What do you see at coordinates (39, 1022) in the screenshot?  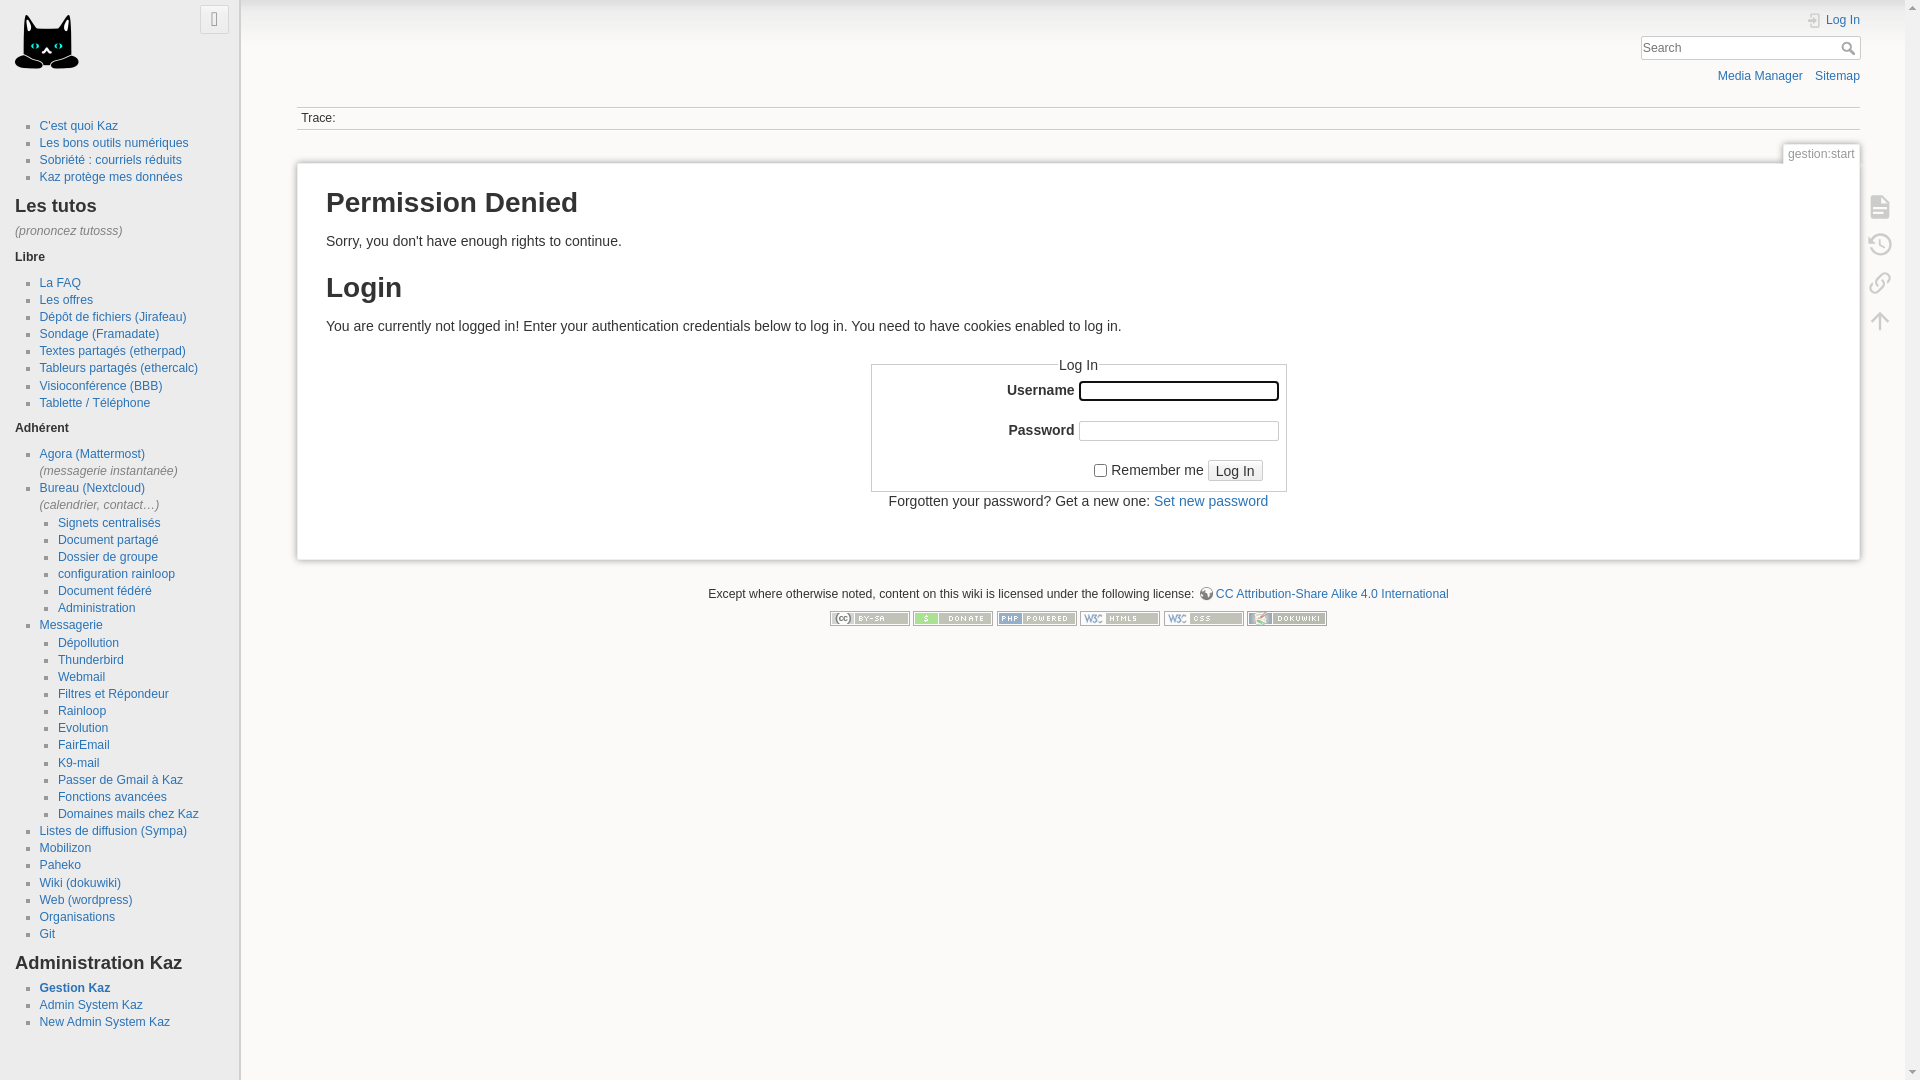 I see `'New Admin System Kaz'` at bounding box center [39, 1022].